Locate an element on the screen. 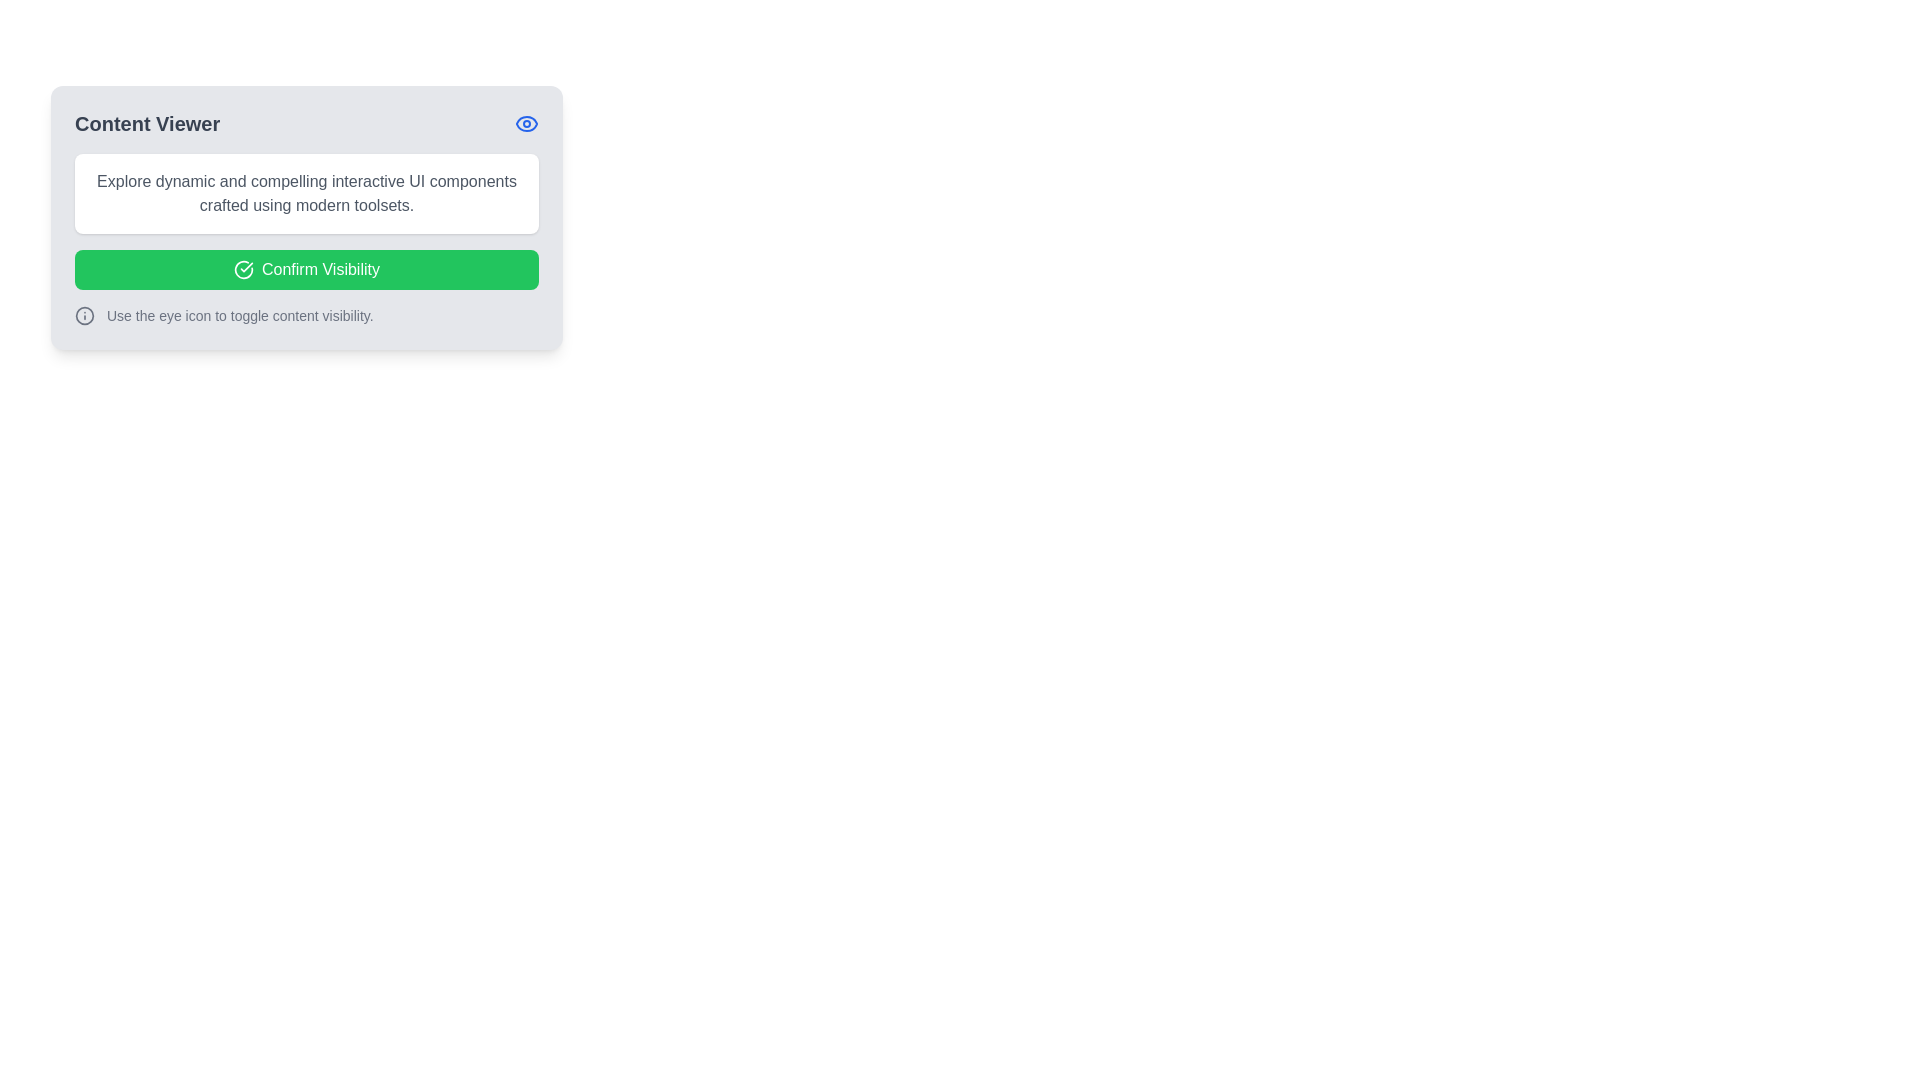  the confirmation button containing the label text, which is located at the bottom-center of the gray dialog box labeled 'Content Viewer' is located at coordinates (321, 270).